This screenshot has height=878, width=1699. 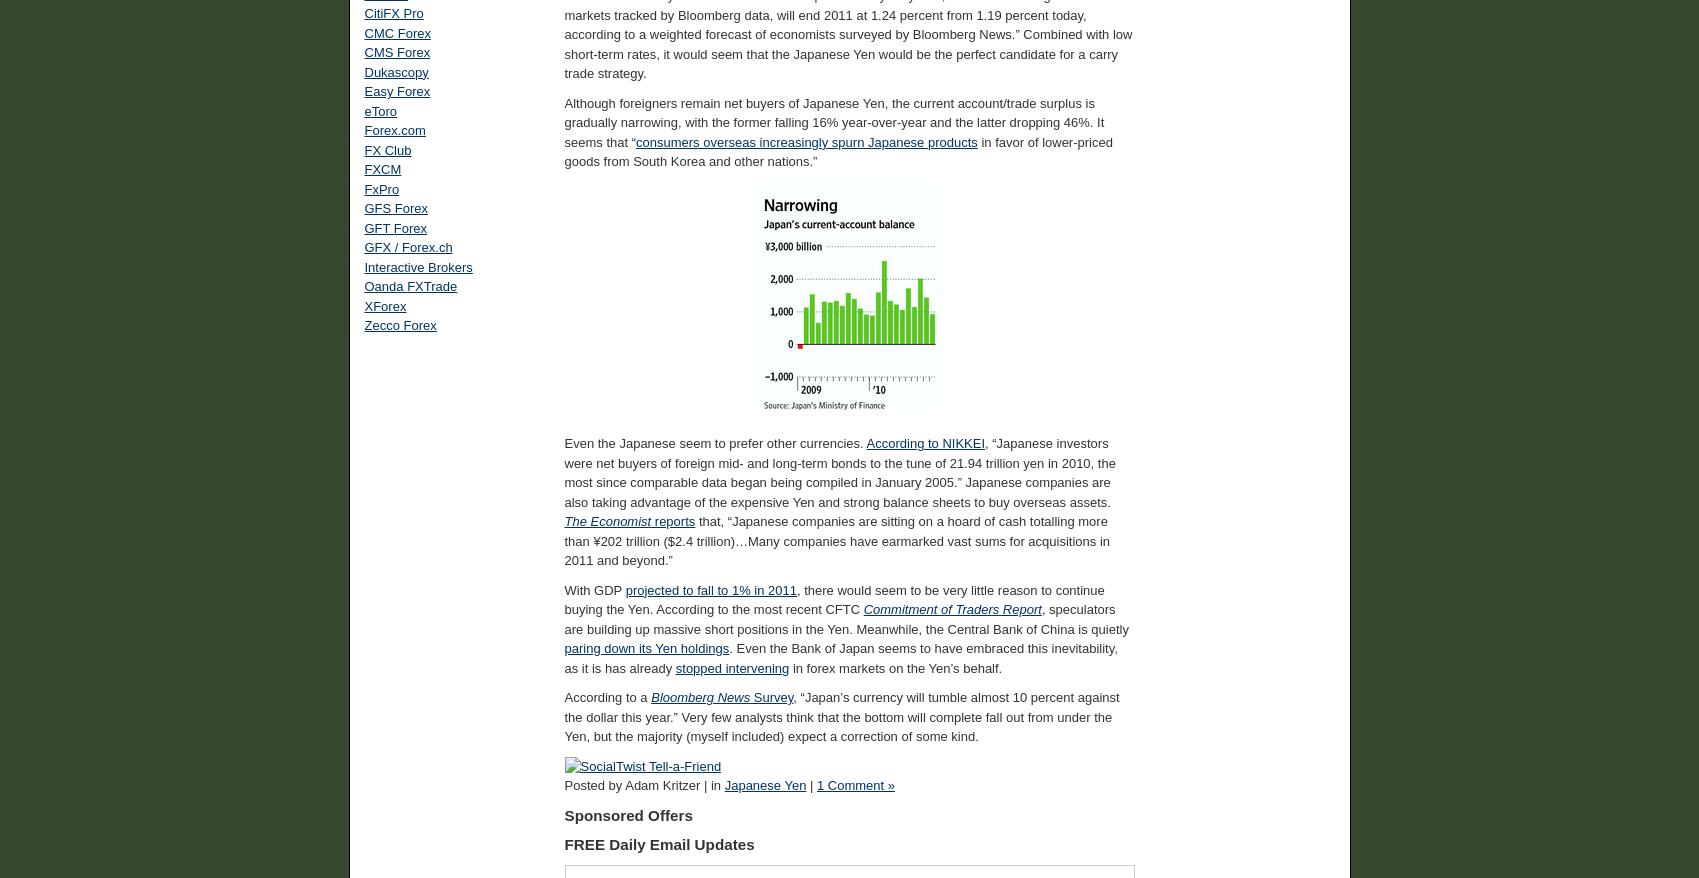 What do you see at coordinates (834, 121) in the screenshot?
I see `'Although foreigners remain net buyers of Japanese Yen, the current account/trade surplus is gradually narrowing, with the former falling 16% year-over-year and the latter dropping 46%. It seems that “'` at bounding box center [834, 121].